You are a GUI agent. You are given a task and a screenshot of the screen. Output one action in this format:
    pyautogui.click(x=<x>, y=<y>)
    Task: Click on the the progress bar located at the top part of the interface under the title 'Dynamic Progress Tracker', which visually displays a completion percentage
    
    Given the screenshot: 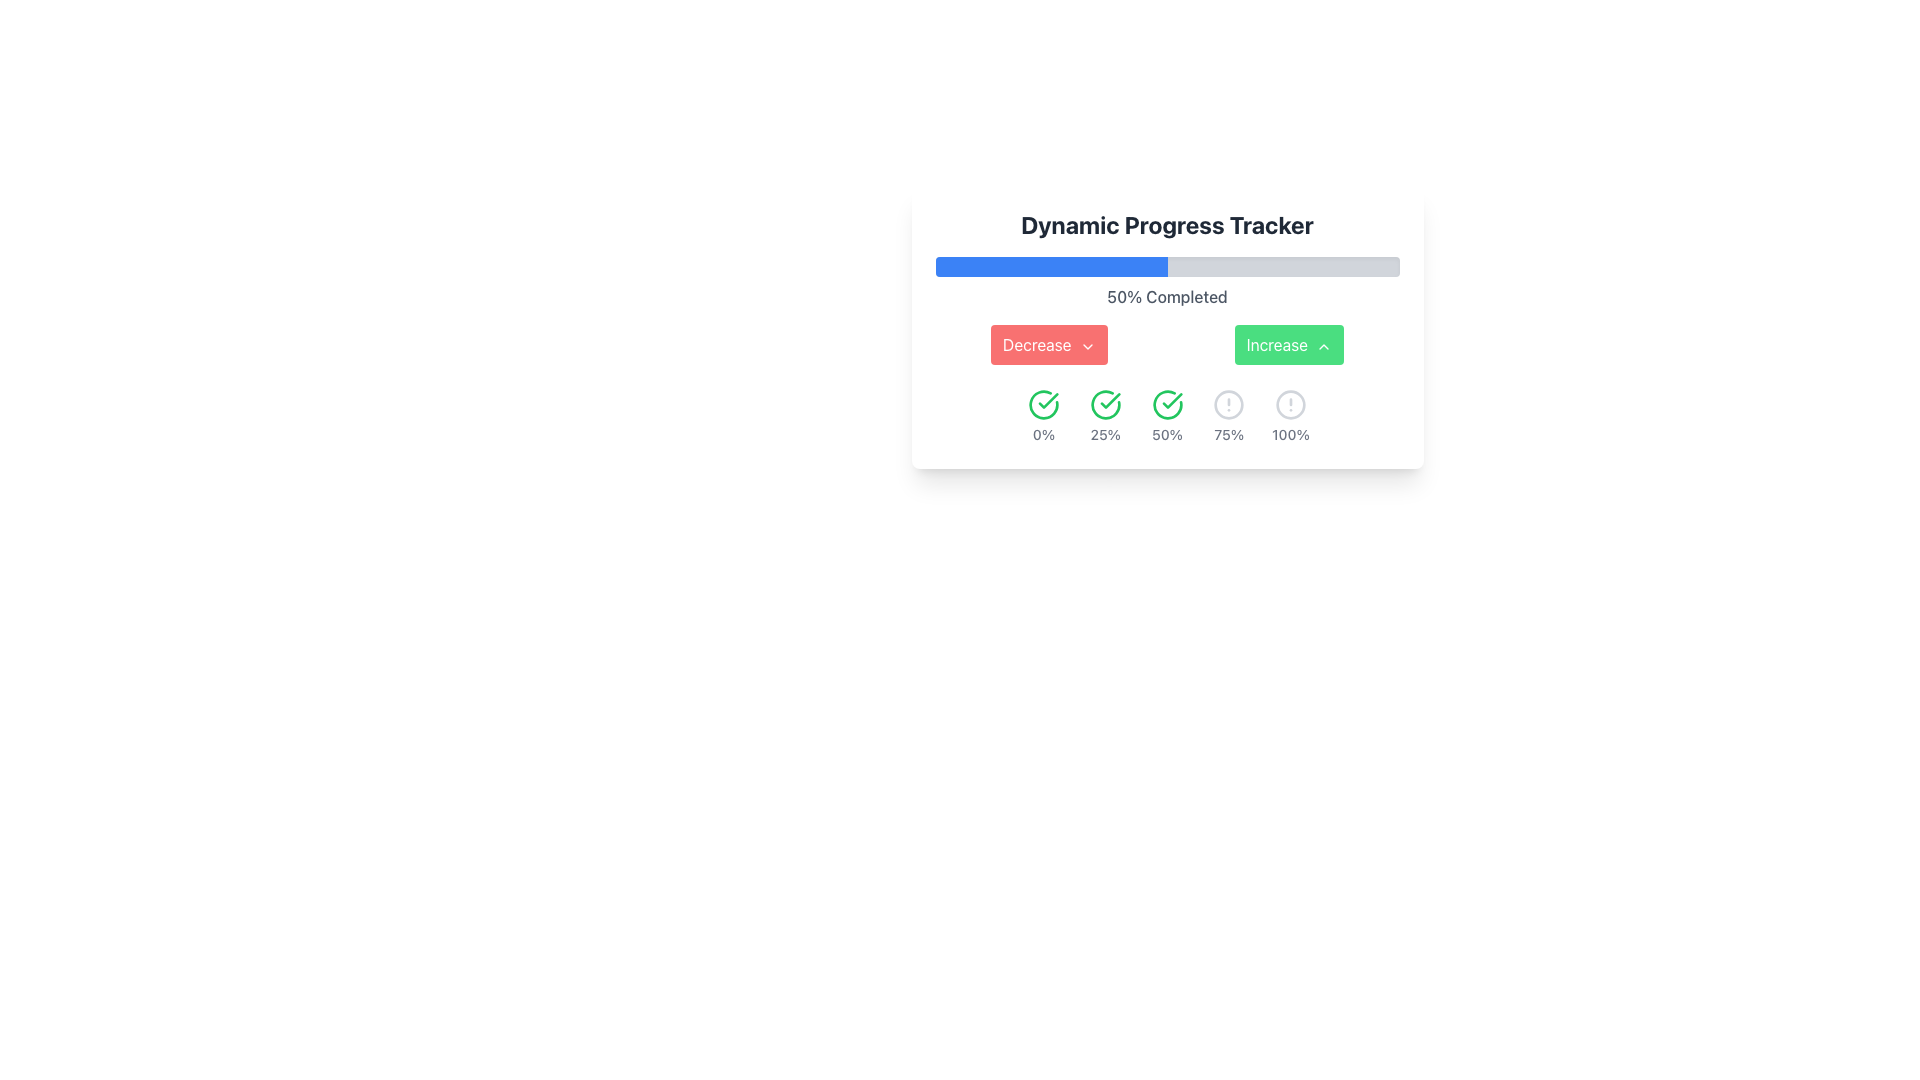 What is the action you would take?
    pyautogui.click(x=1050, y=265)
    